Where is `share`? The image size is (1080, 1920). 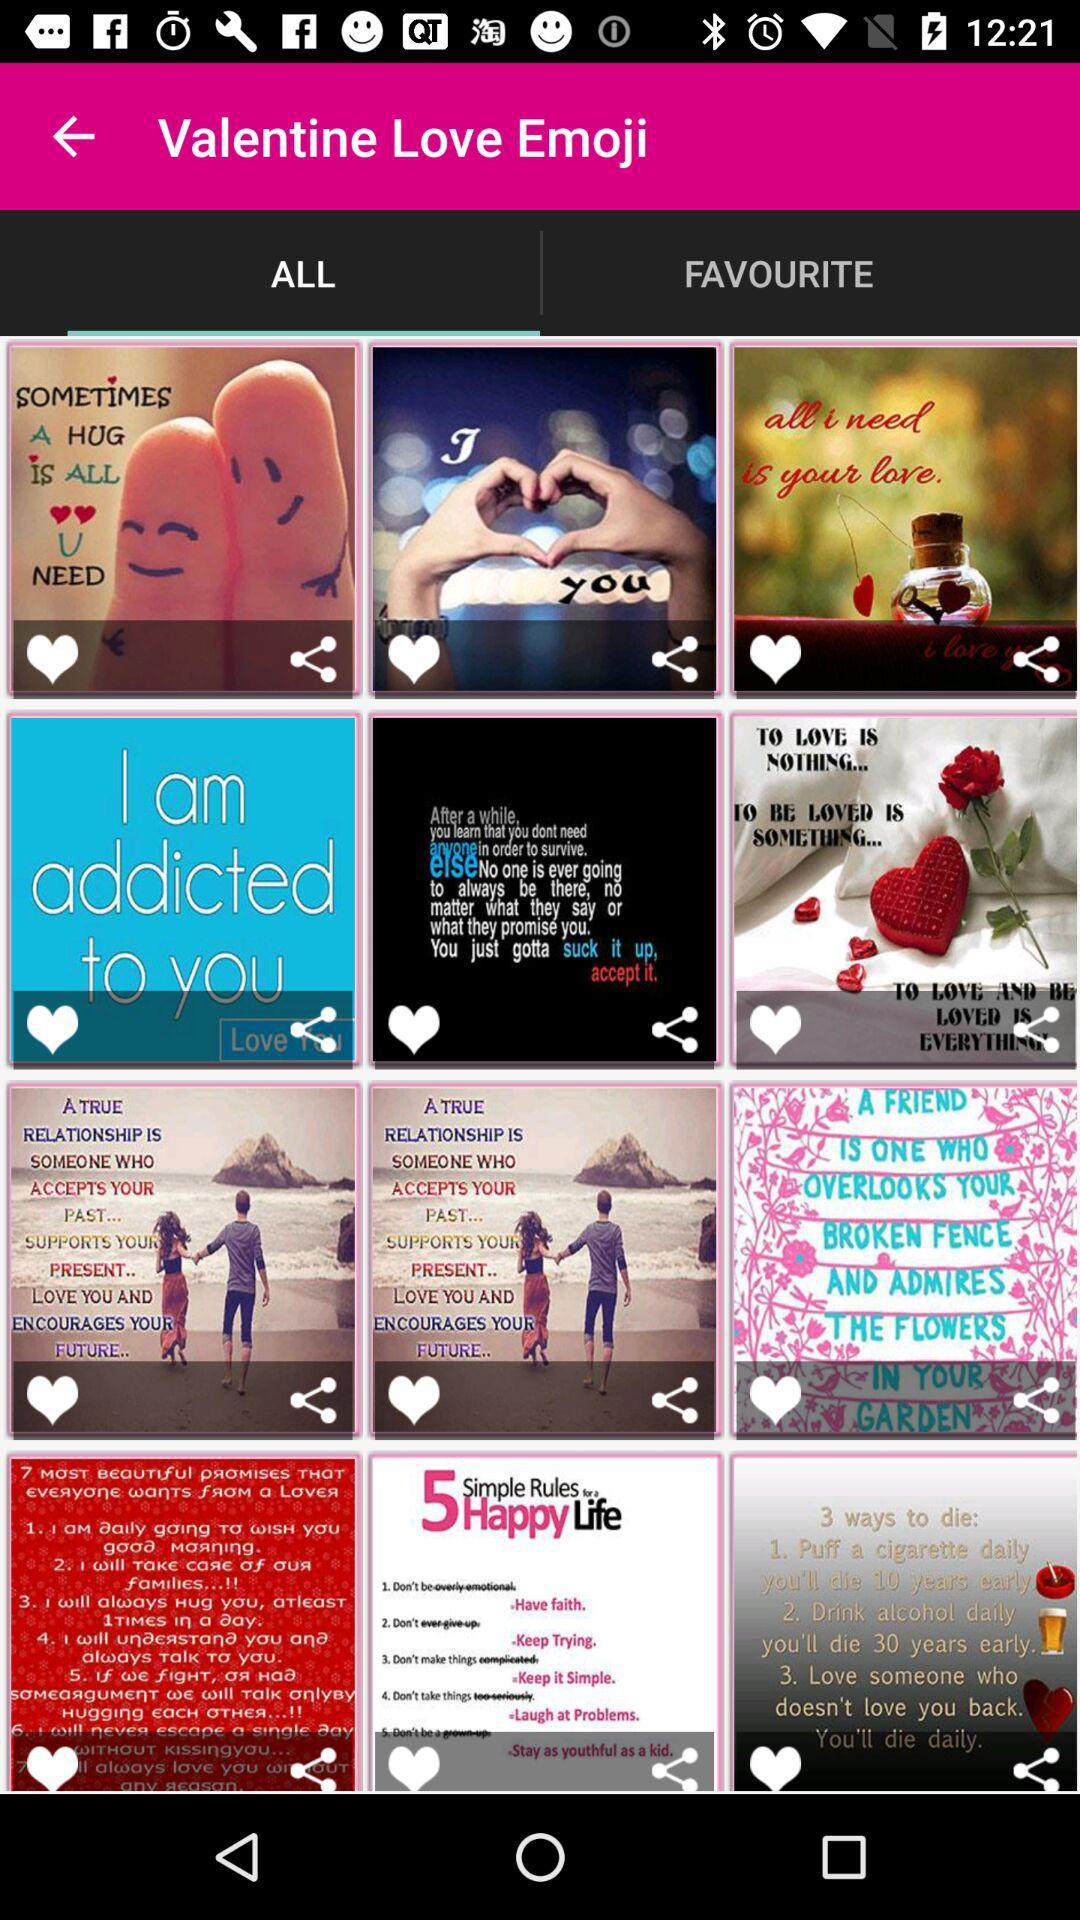 share is located at coordinates (675, 1399).